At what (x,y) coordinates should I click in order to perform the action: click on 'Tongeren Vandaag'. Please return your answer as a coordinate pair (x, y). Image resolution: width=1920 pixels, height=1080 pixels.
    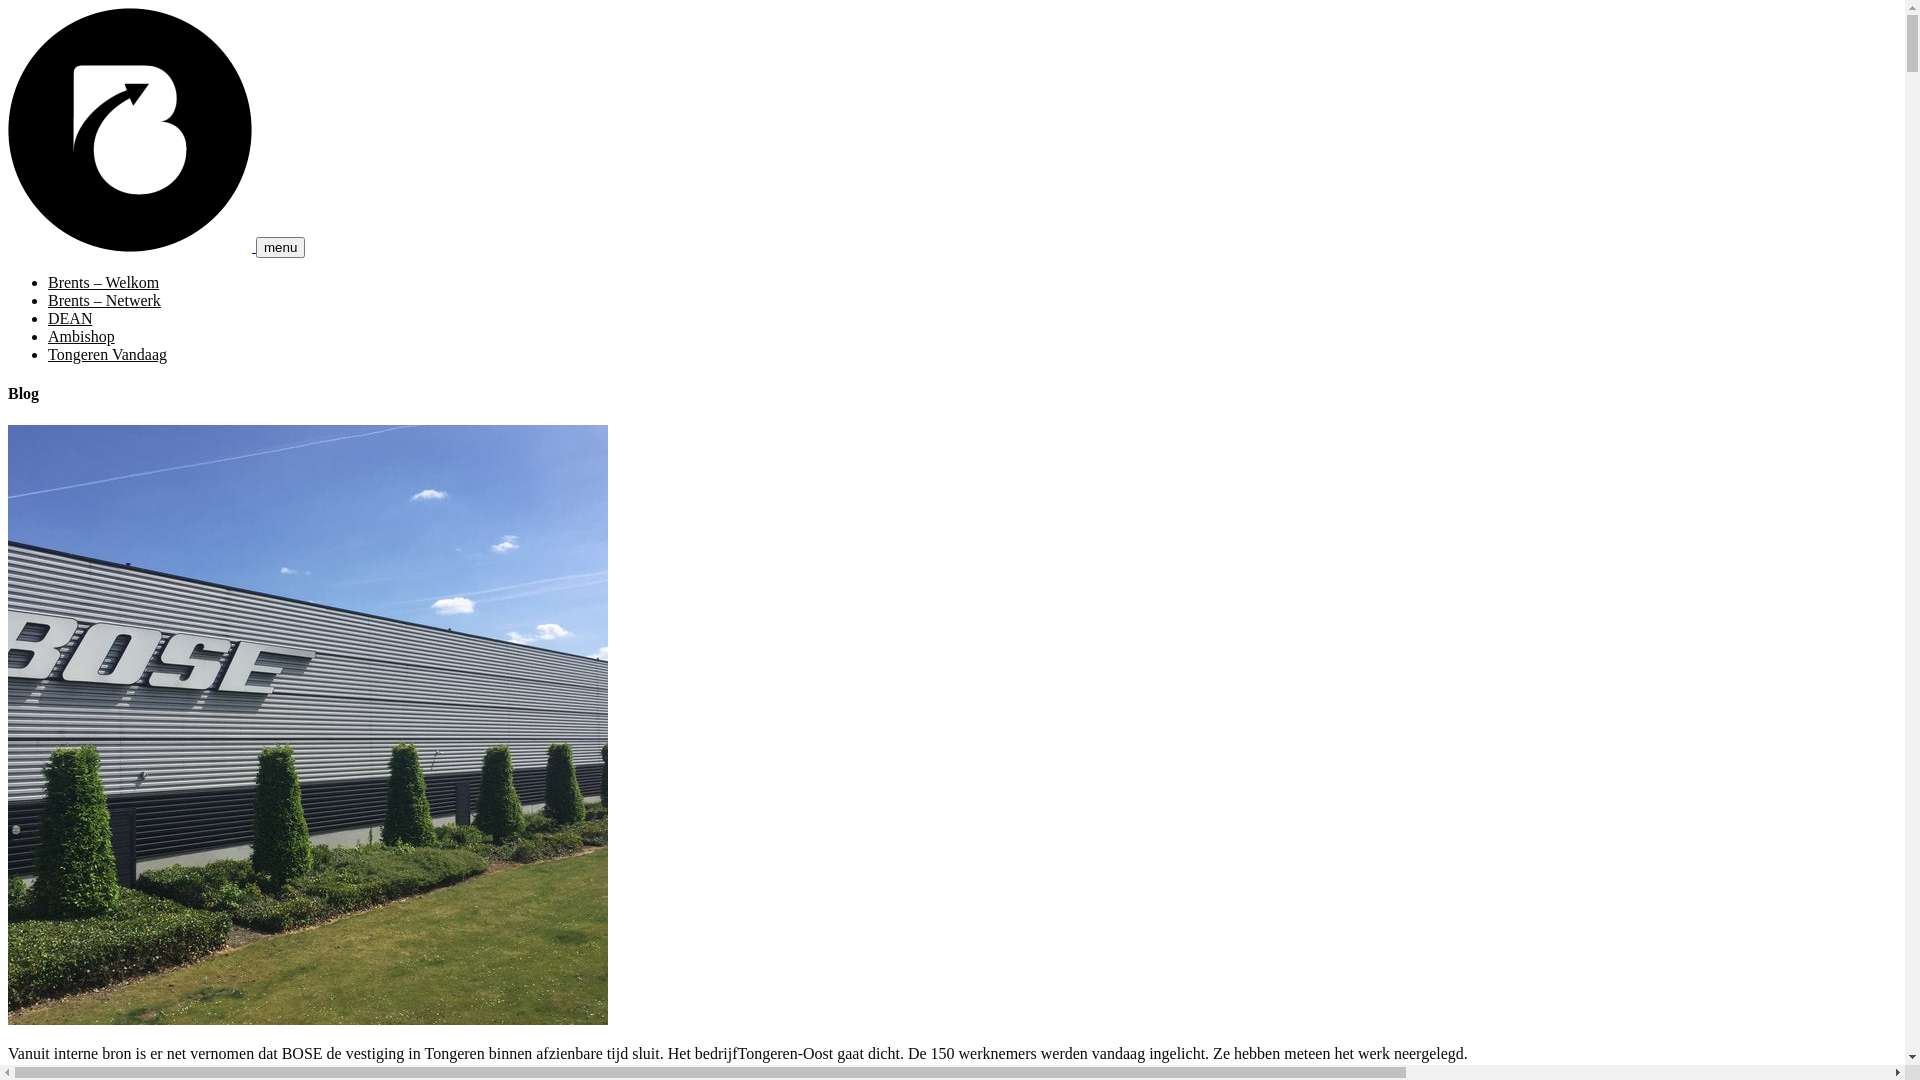
    Looking at the image, I should click on (106, 353).